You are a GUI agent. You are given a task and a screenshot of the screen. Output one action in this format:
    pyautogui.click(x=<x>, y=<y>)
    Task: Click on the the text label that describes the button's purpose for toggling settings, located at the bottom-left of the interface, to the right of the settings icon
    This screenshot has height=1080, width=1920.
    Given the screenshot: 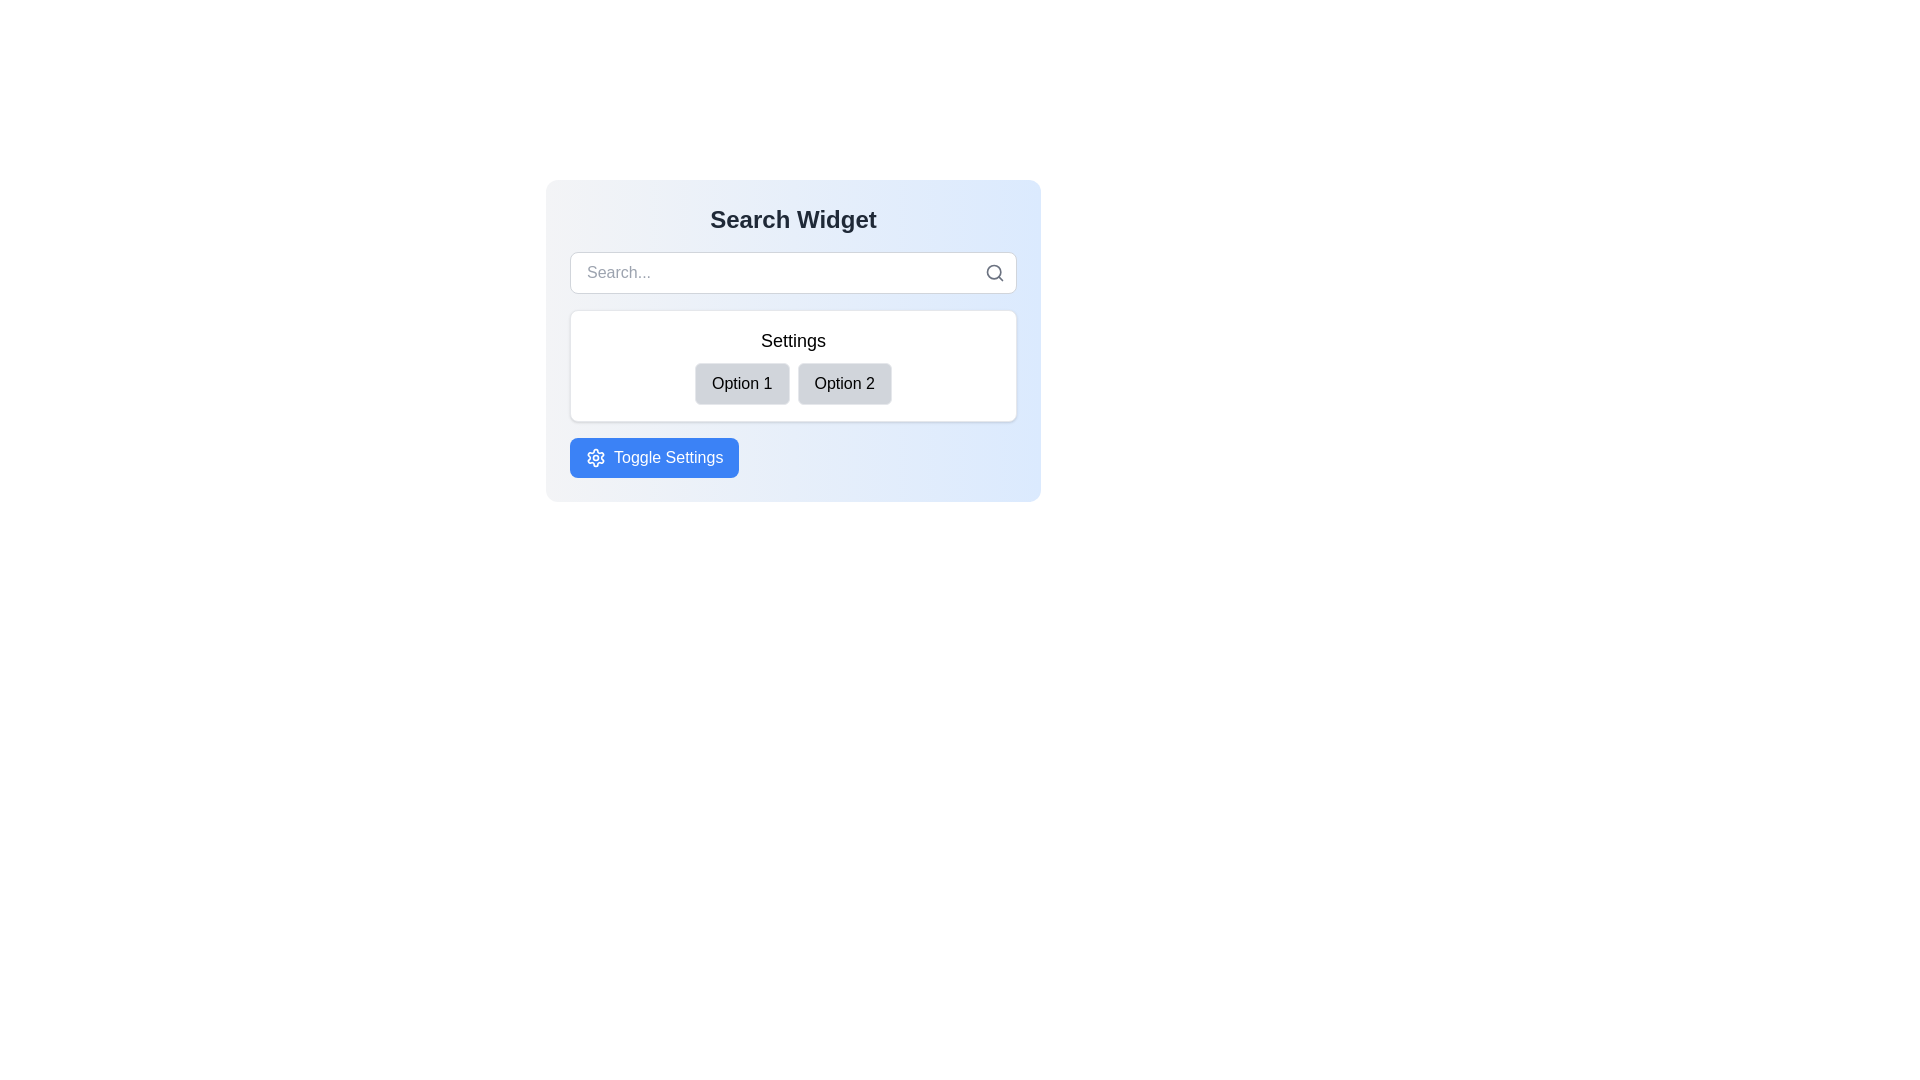 What is the action you would take?
    pyautogui.click(x=668, y=458)
    